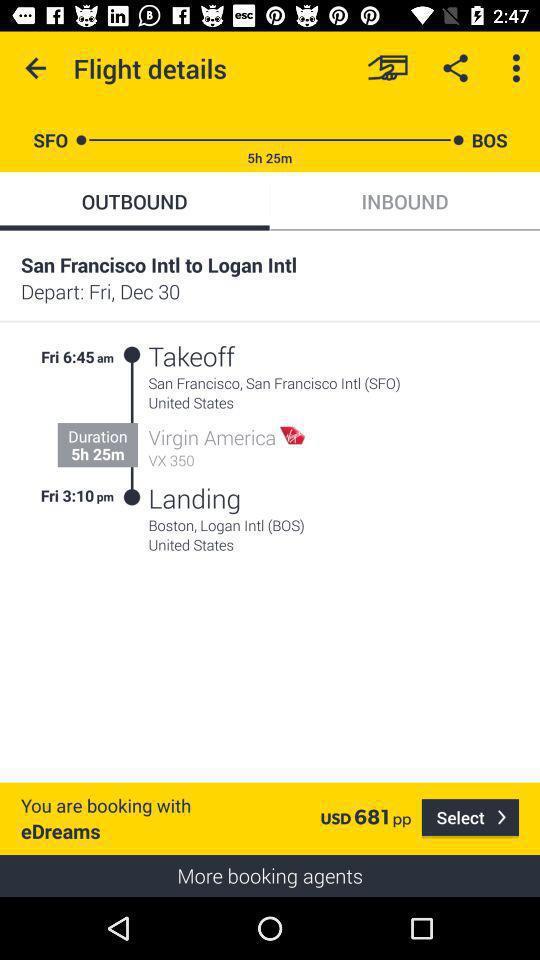 This screenshot has height=960, width=540. Describe the element at coordinates (36, 68) in the screenshot. I see `the item to the left of the flight details item` at that location.